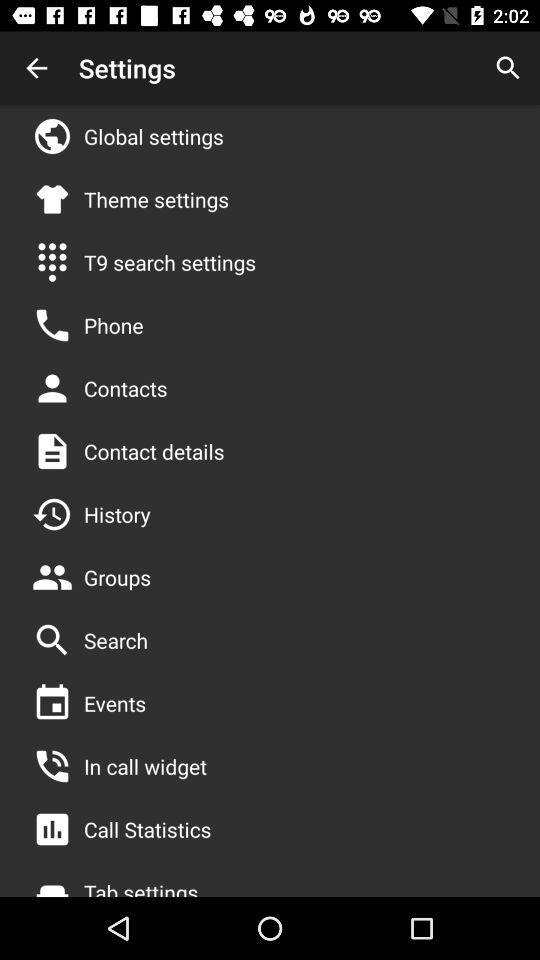 The height and width of the screenshot is (960, 540). I want to click on item next to the settings icon, so click(36, 68).